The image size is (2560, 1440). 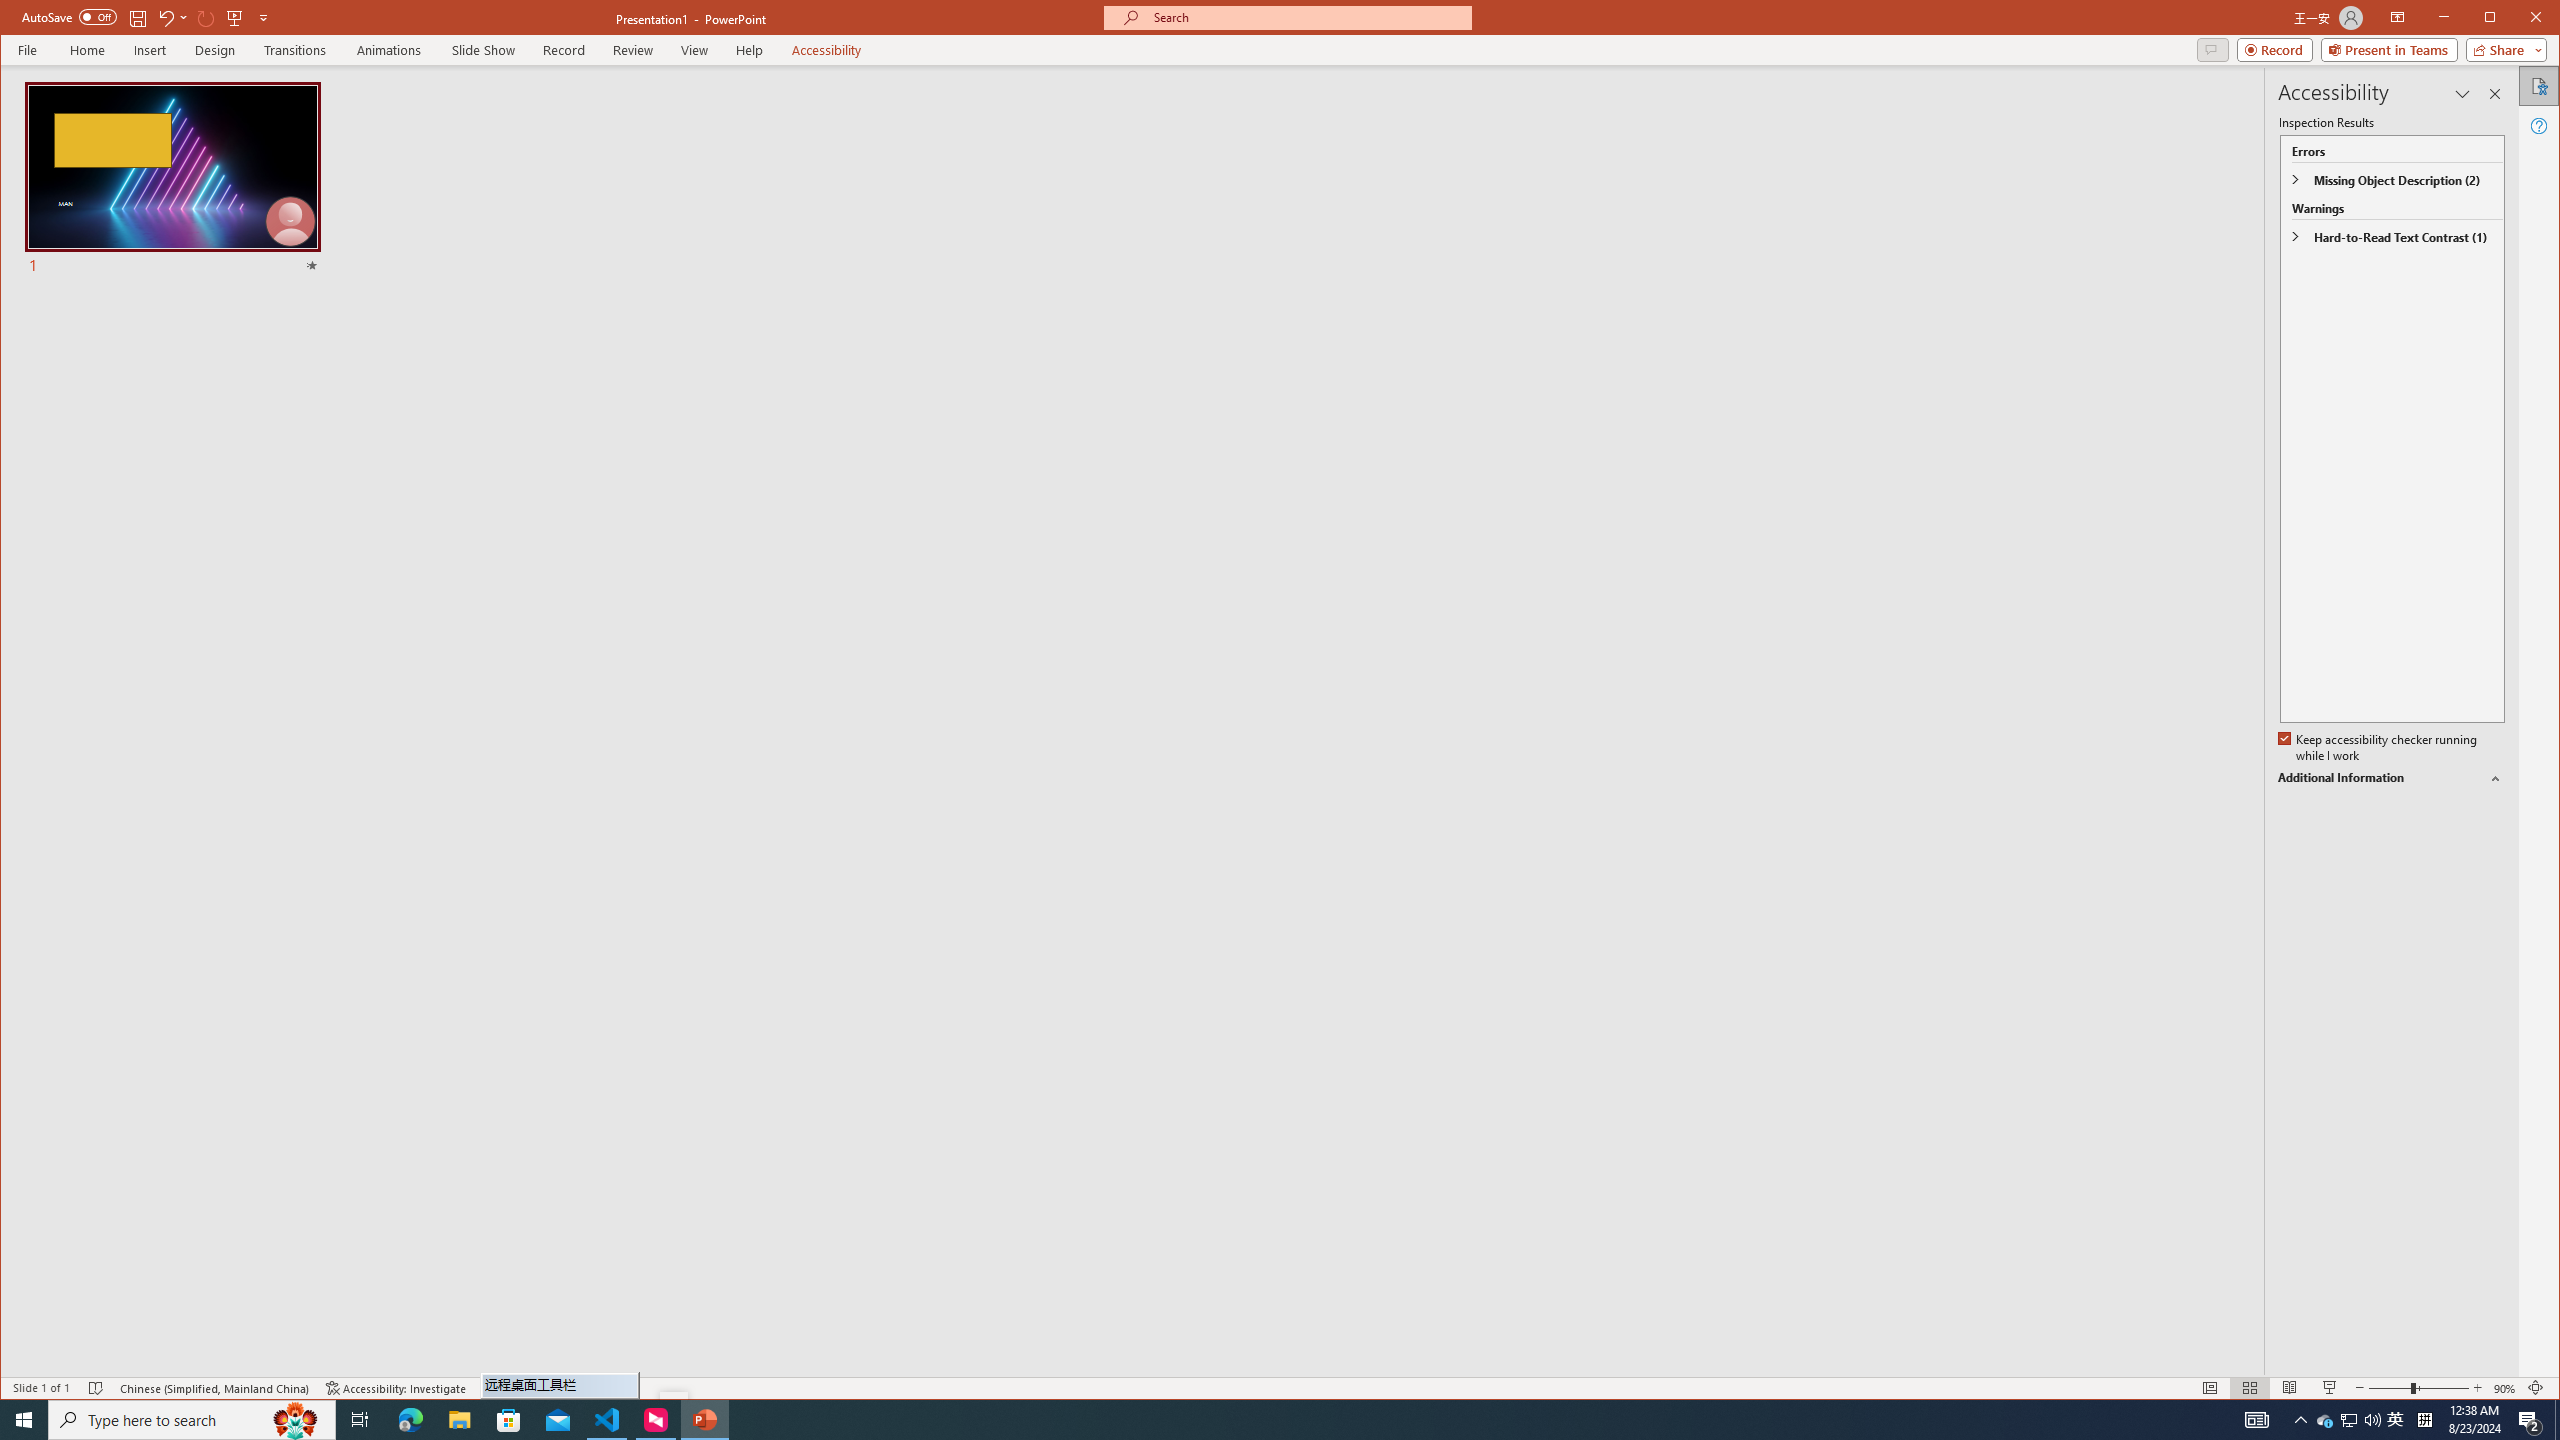 I want to click on 'Zoom Out', so click(x=2388, y=1387).